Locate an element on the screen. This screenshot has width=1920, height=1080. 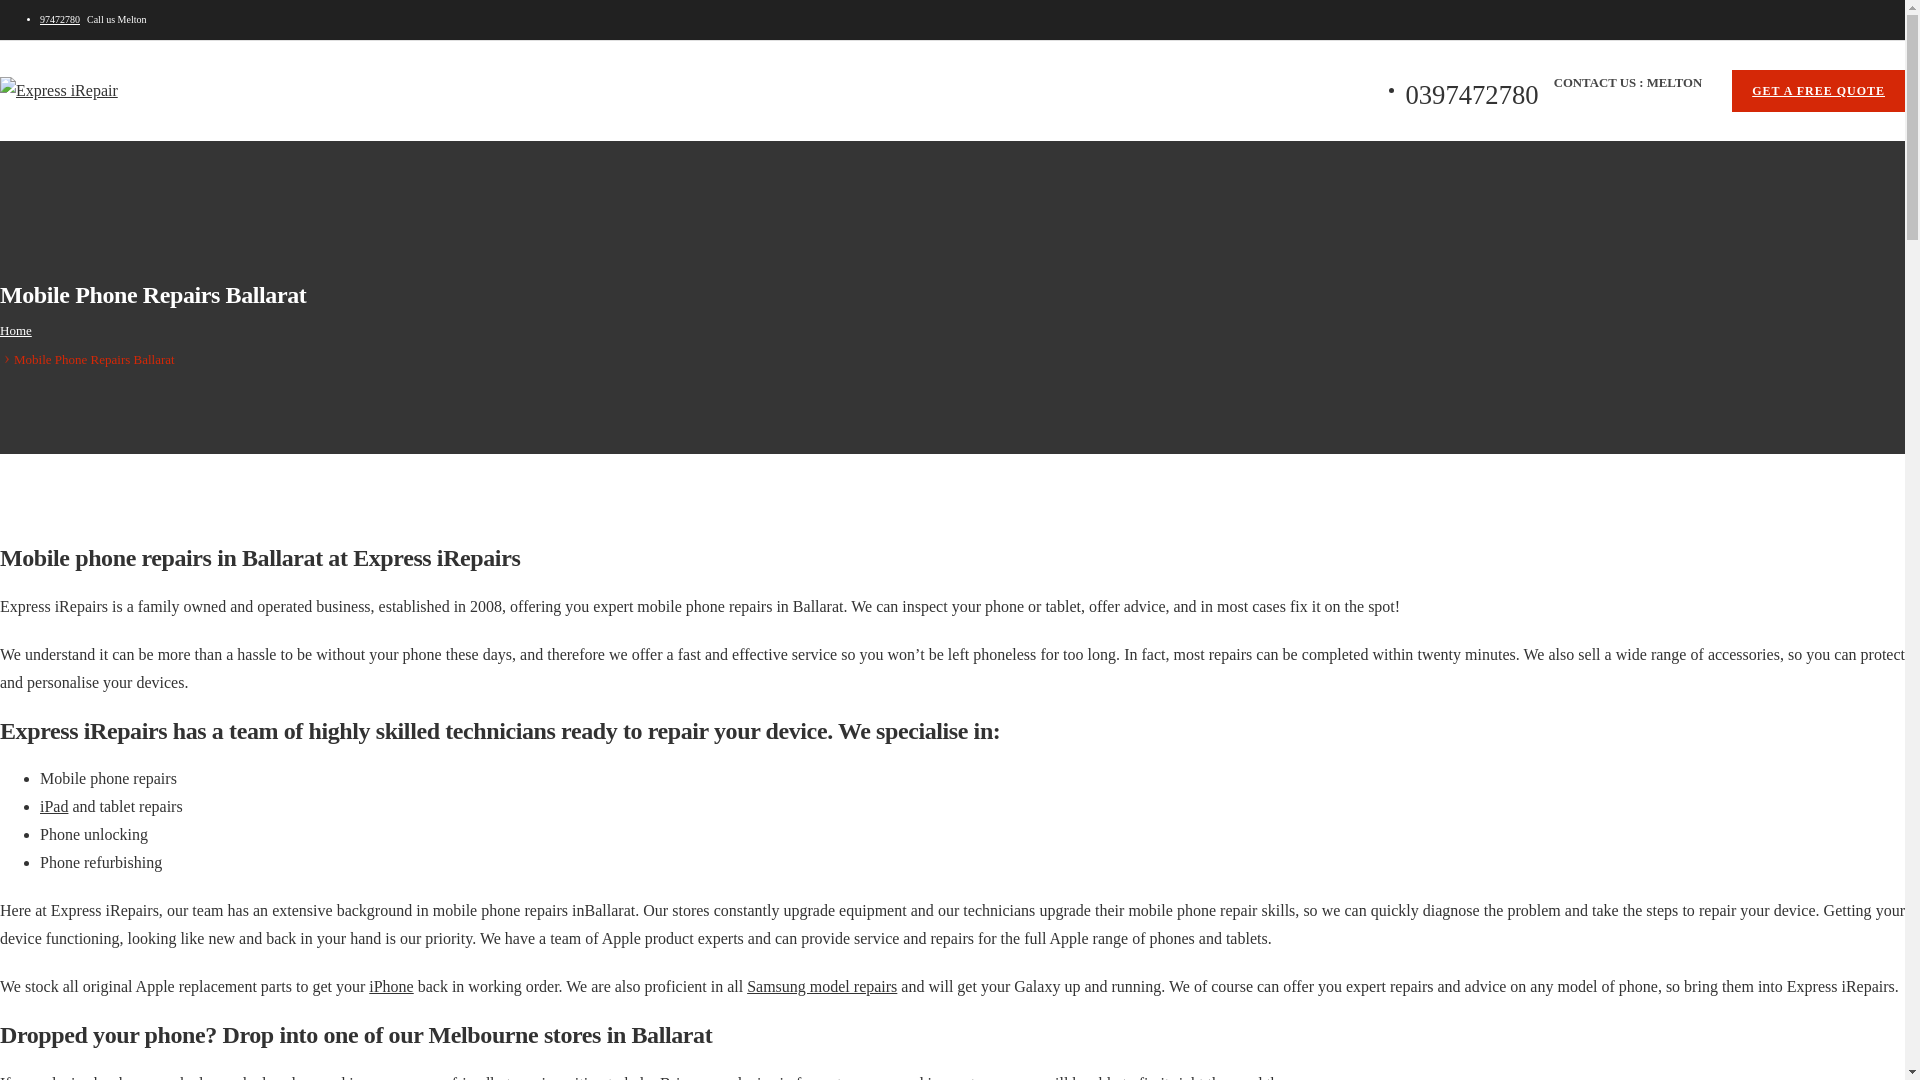
'CONTACT US' is located at coordinates (565, 169).